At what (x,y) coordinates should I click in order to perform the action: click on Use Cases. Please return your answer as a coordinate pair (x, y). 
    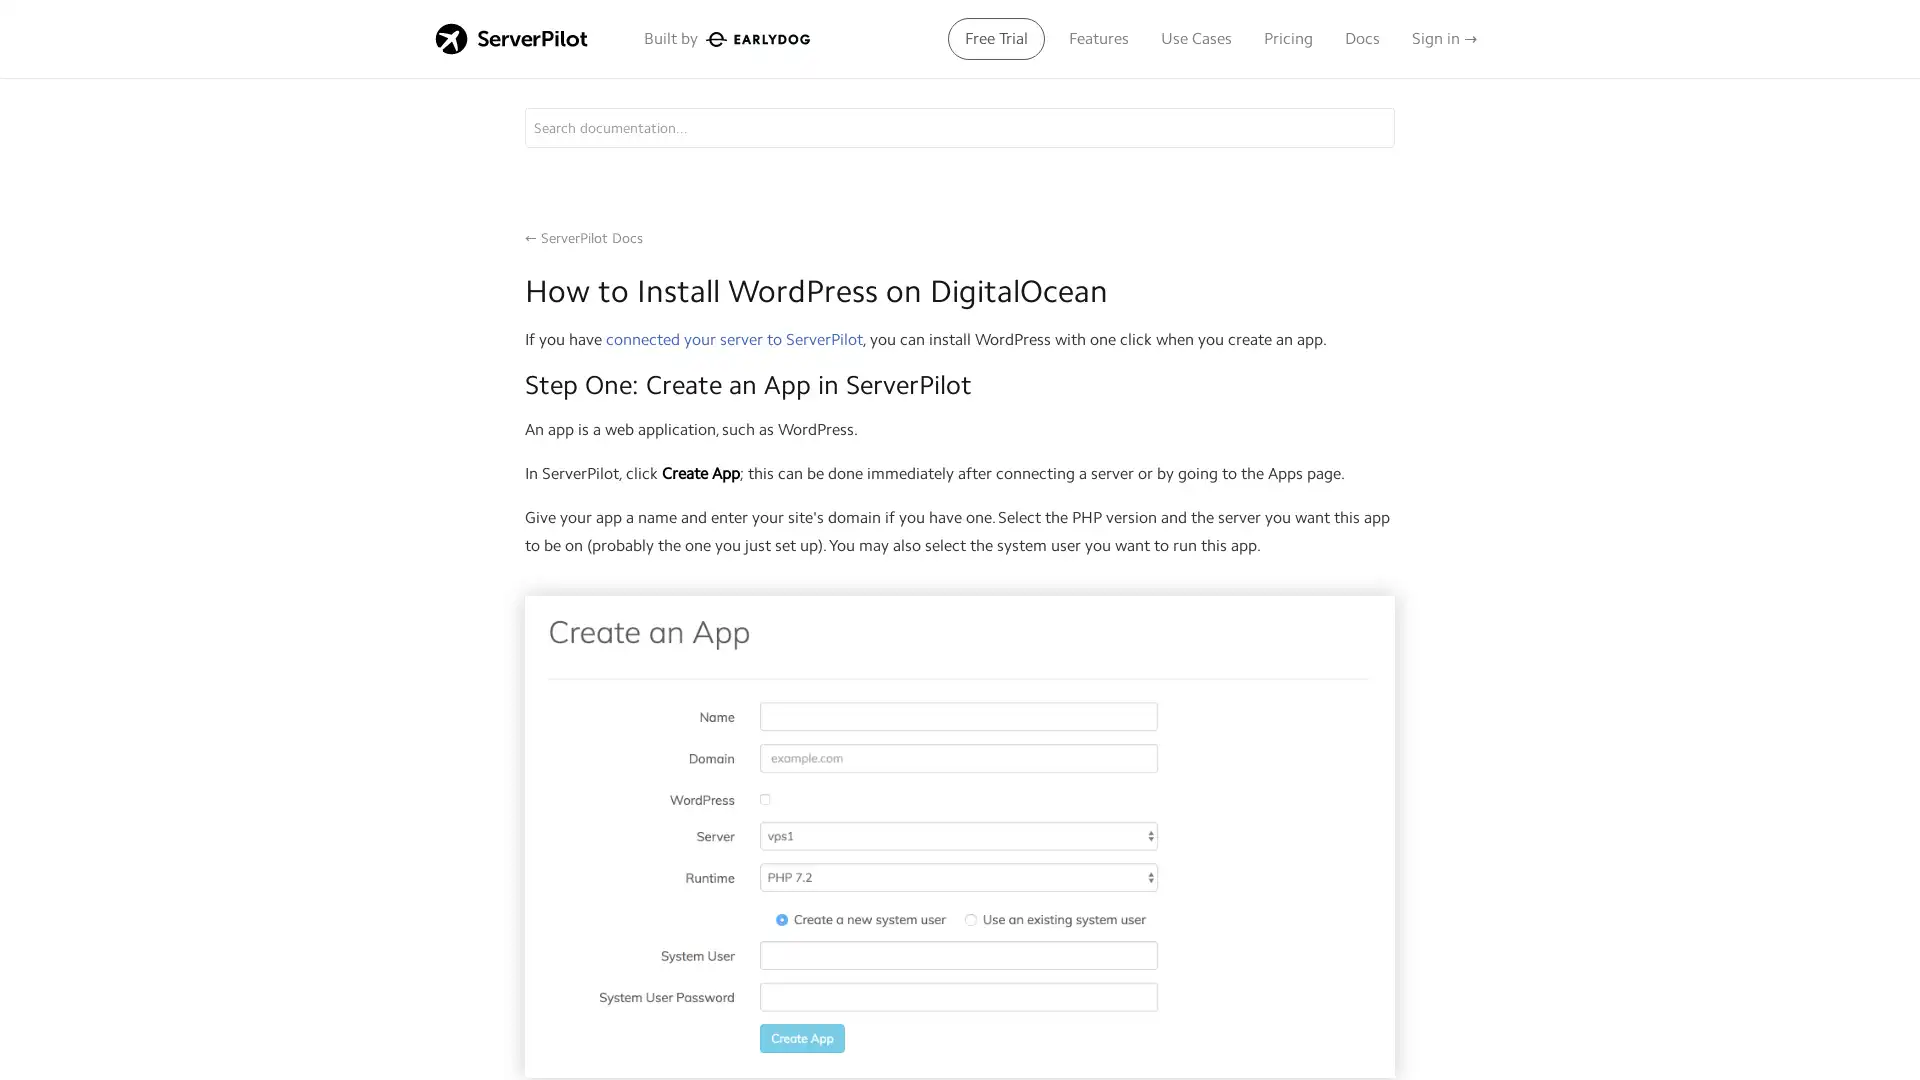
    Looking at the image, I should click on (1196, 38).